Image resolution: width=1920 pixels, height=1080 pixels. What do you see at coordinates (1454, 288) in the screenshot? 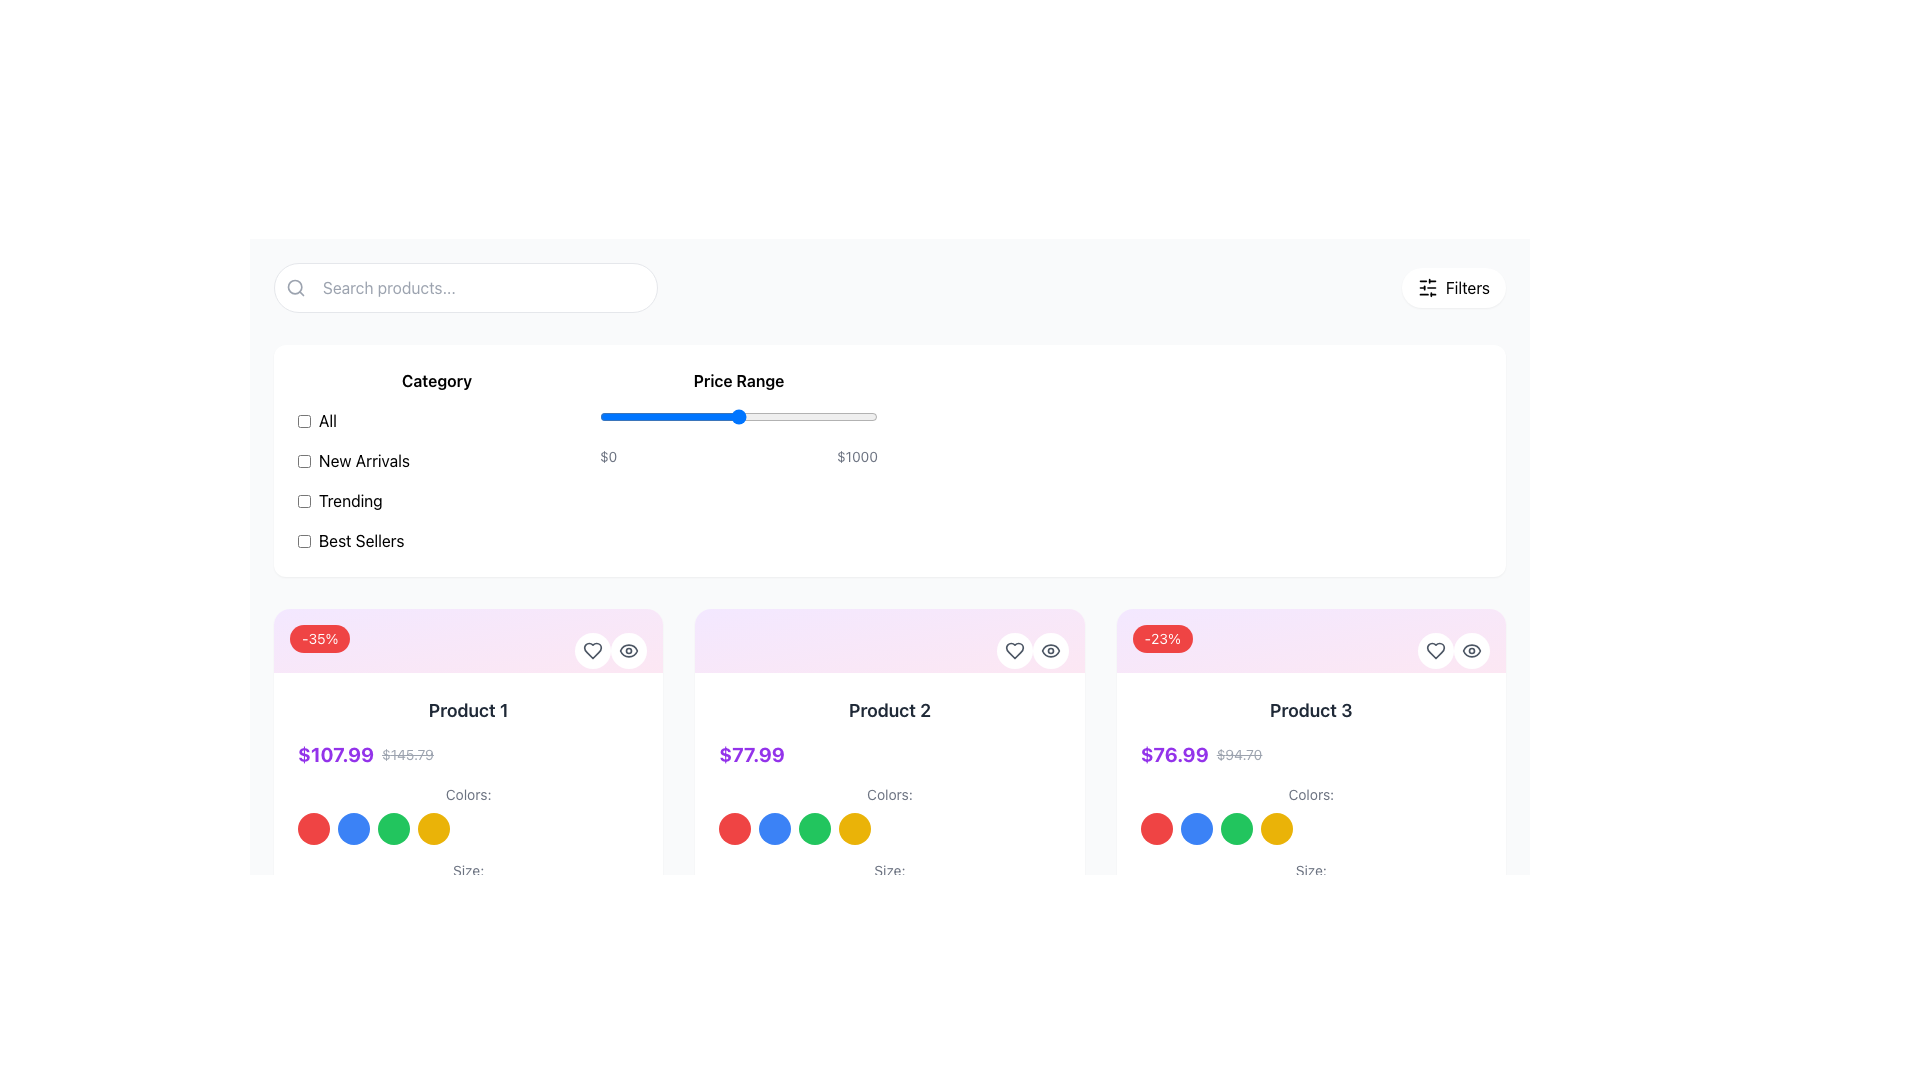
I see `the 'Filters' button in the top-right corner with rounded edges and a white background` at bounding box center [1454, 288].